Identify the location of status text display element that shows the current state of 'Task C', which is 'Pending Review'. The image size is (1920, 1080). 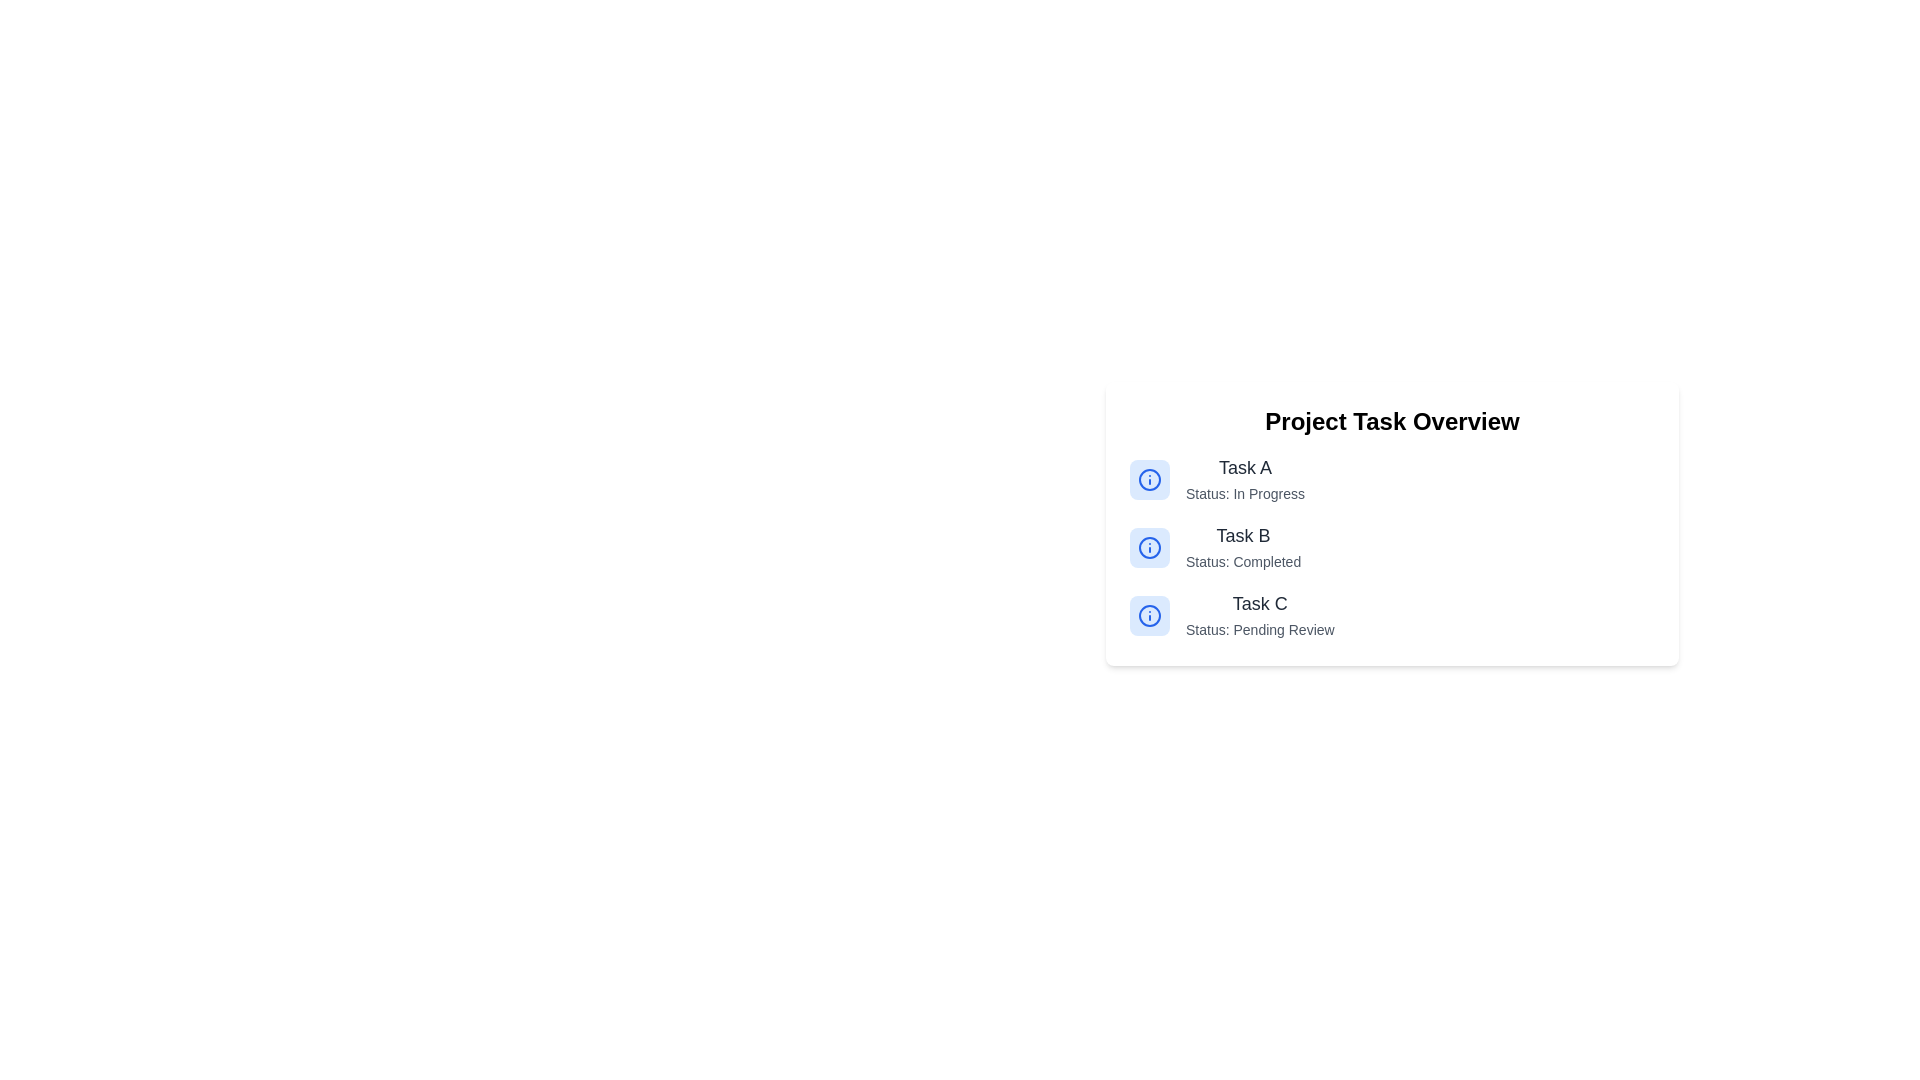
(1259, 628).